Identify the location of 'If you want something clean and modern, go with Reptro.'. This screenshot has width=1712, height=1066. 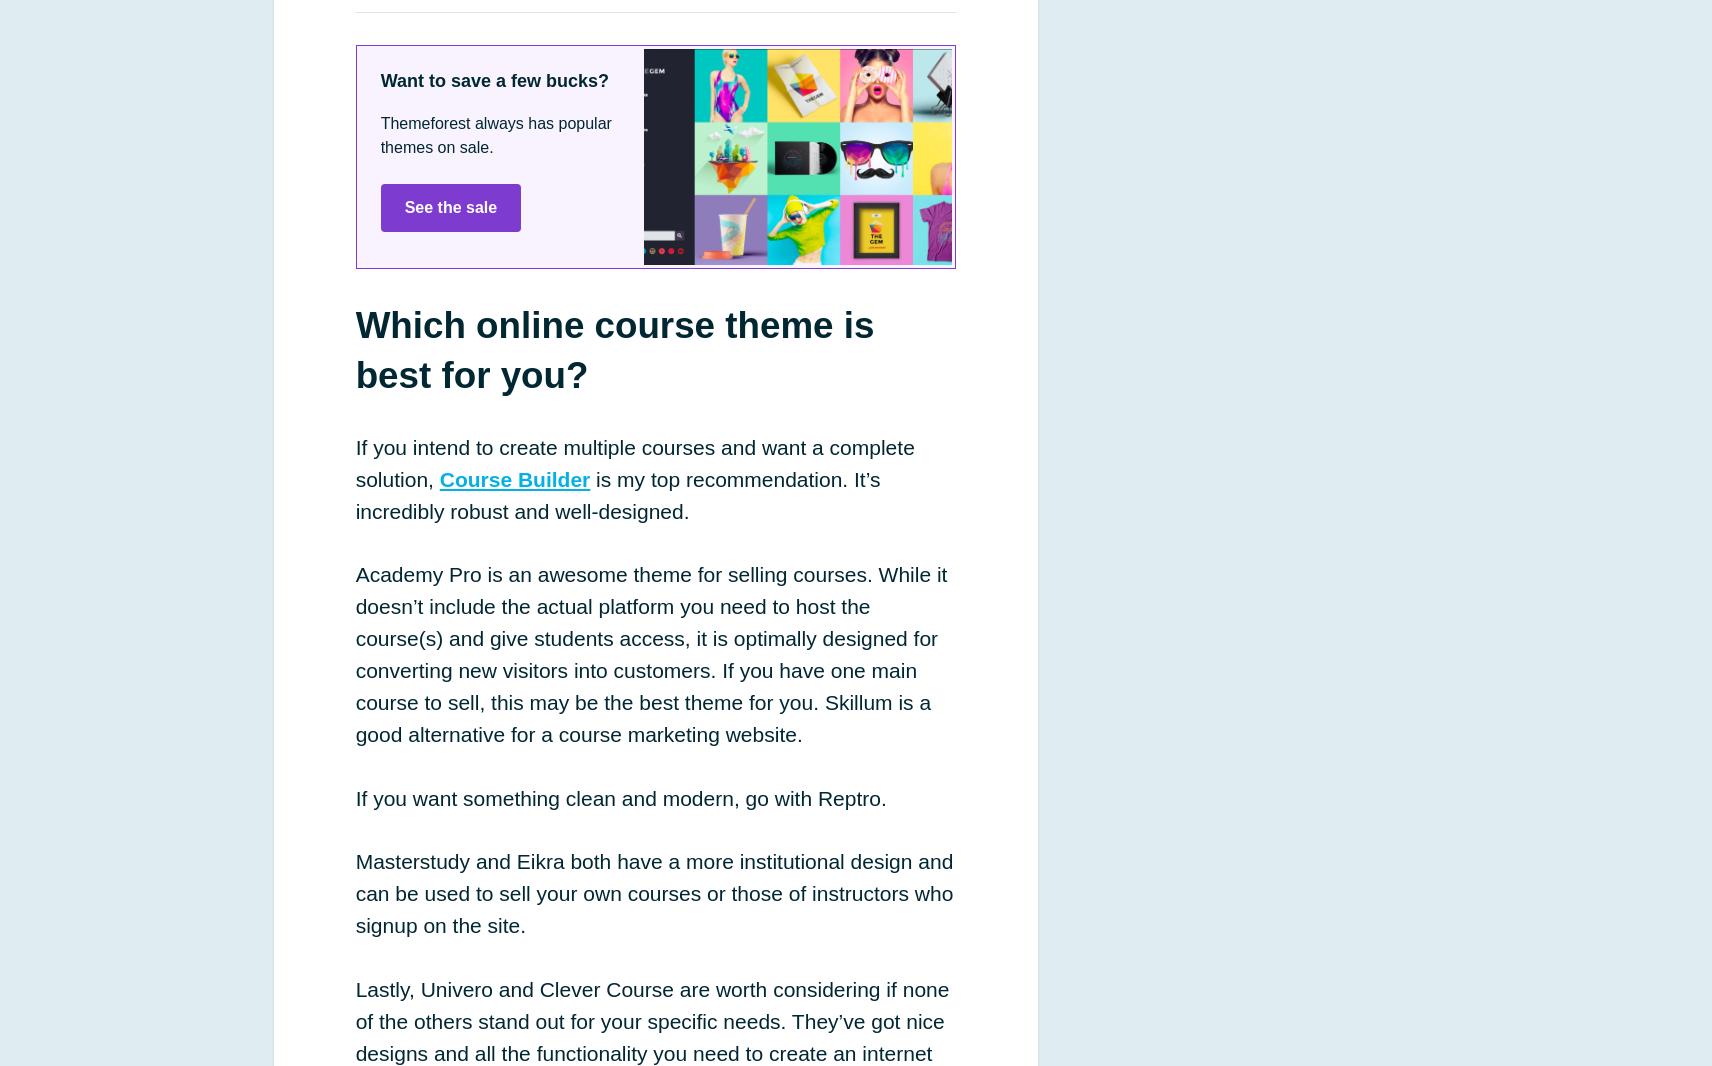
(619, 796).